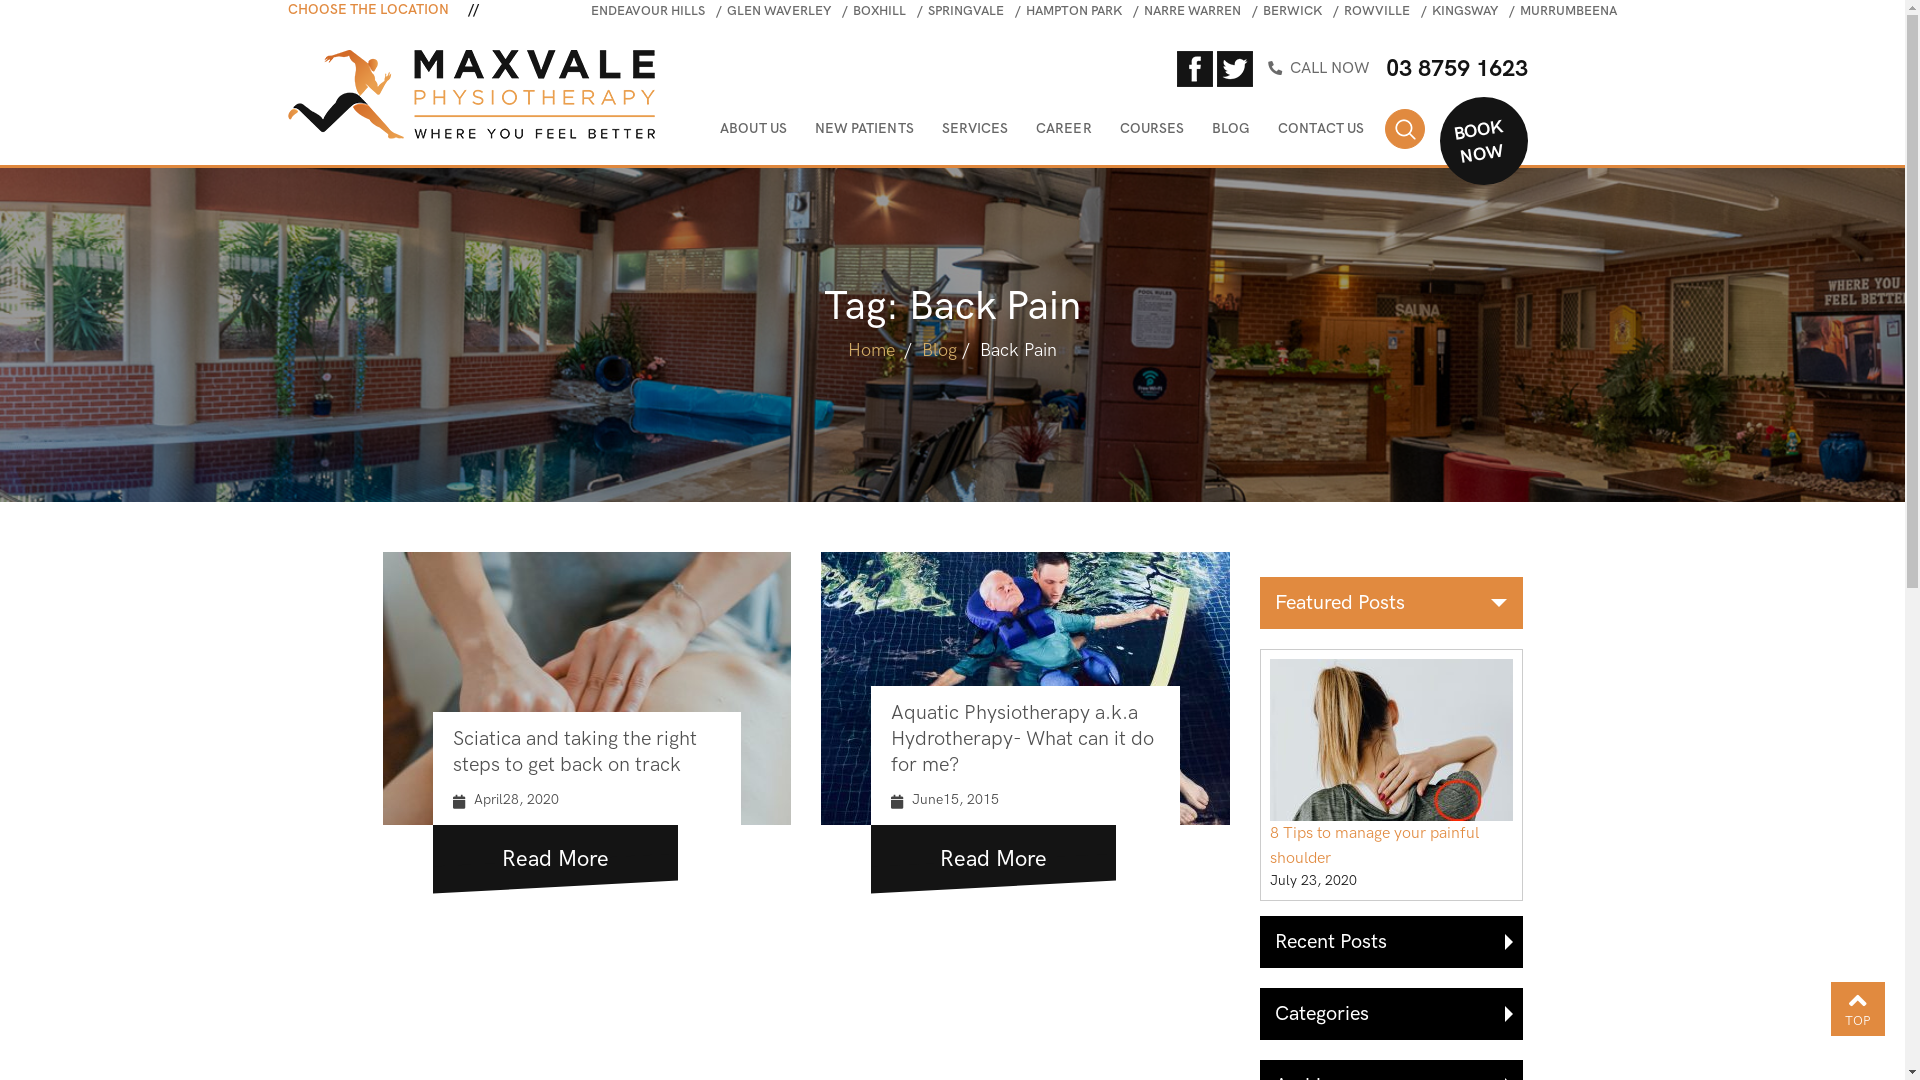  What do you see at coordinates (1073, 11) in the screenshot?
I see `'HAMPTON PARK'` at bounding box center [1073, 11].